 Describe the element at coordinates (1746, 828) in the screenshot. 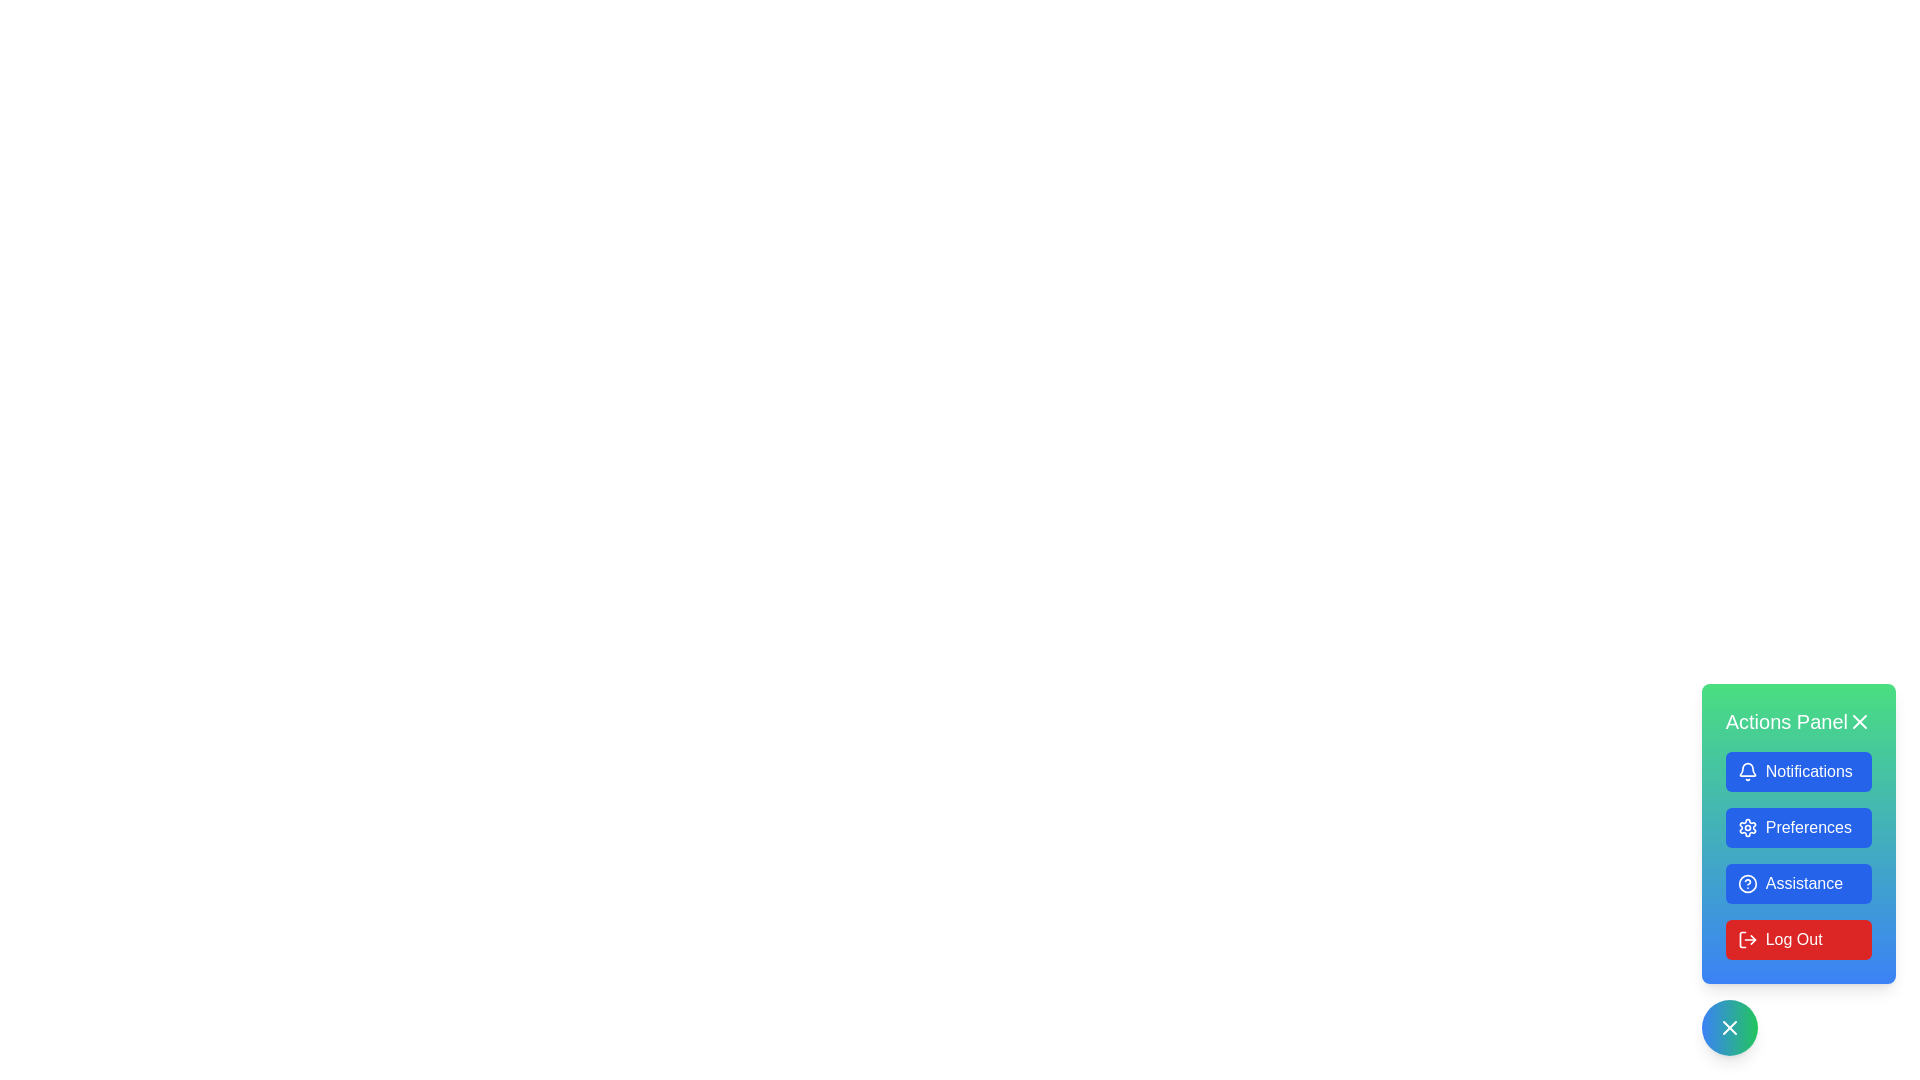

I see `on the gear icon embedded within the 'Preferences' button located on the left side of the button in the Actions Panel` at that location.